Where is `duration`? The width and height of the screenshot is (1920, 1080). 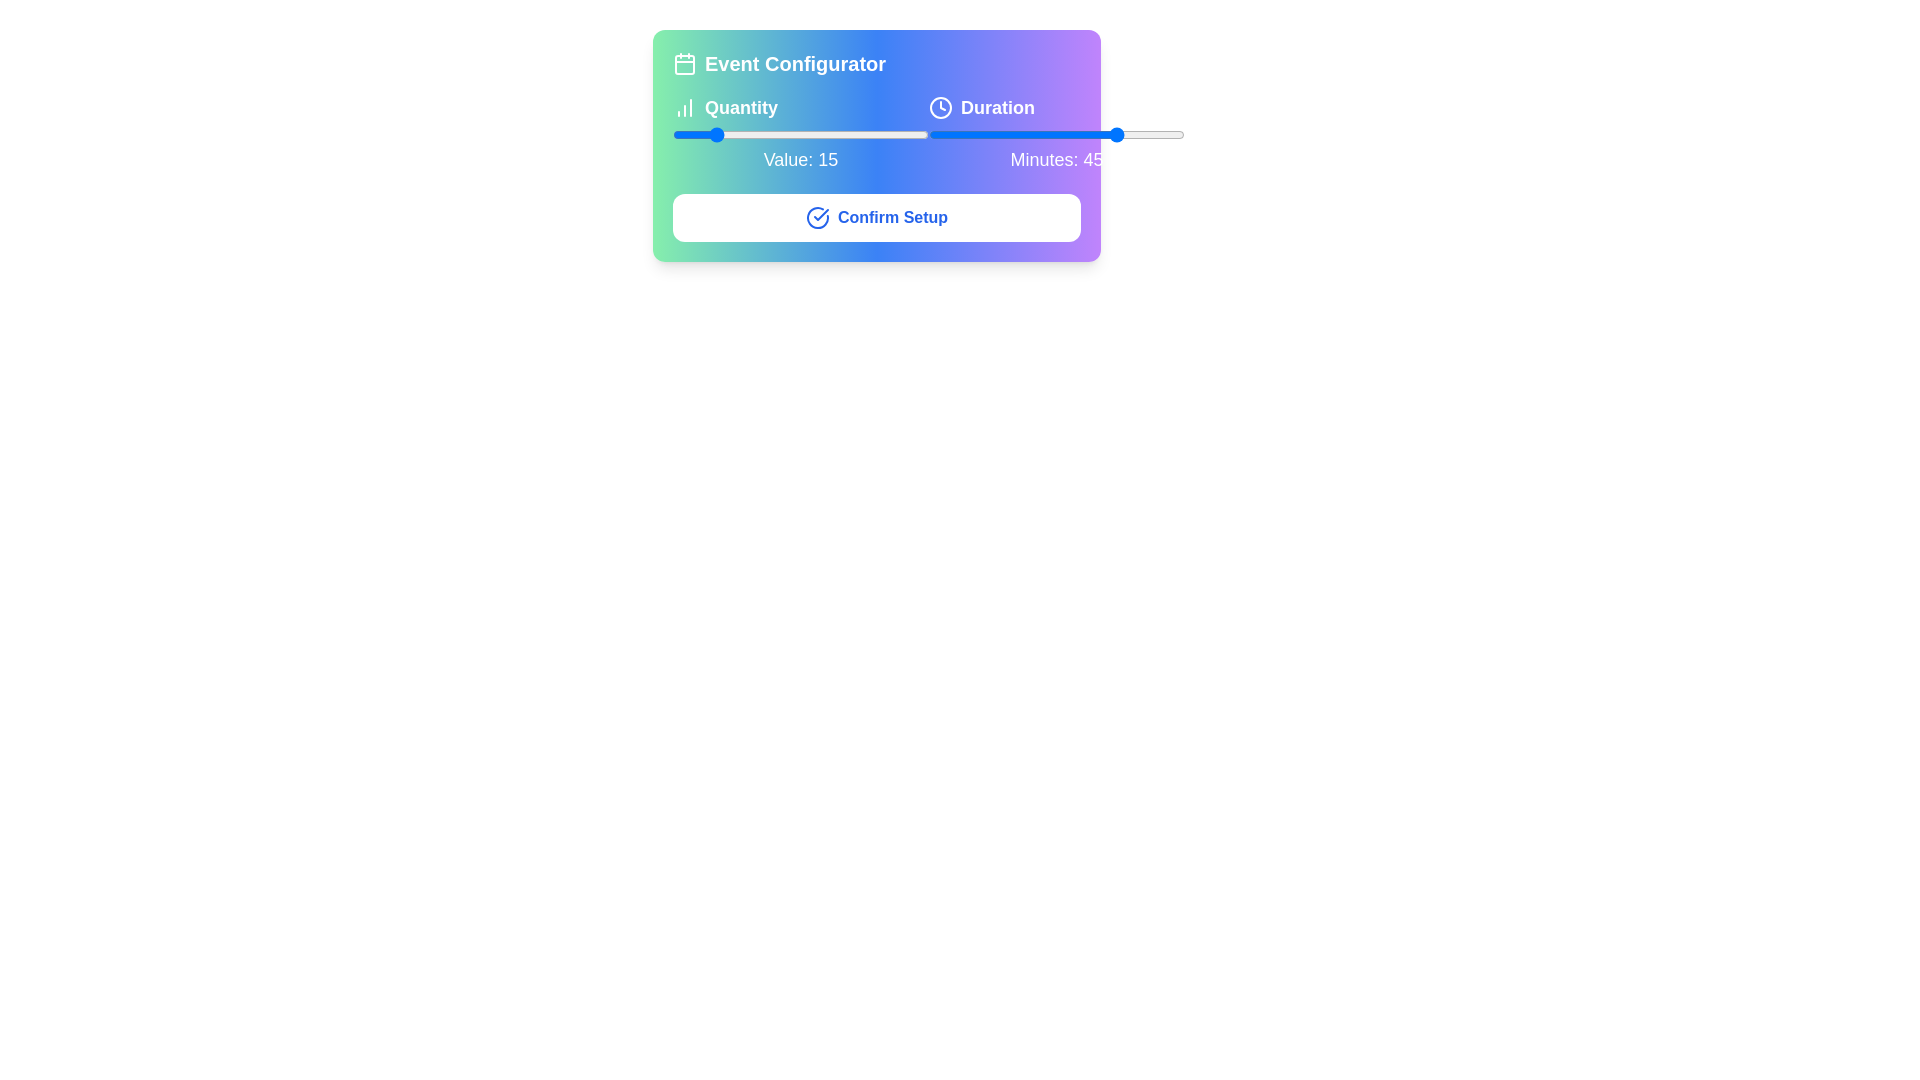 duration is located at coordinates (1137, 135).